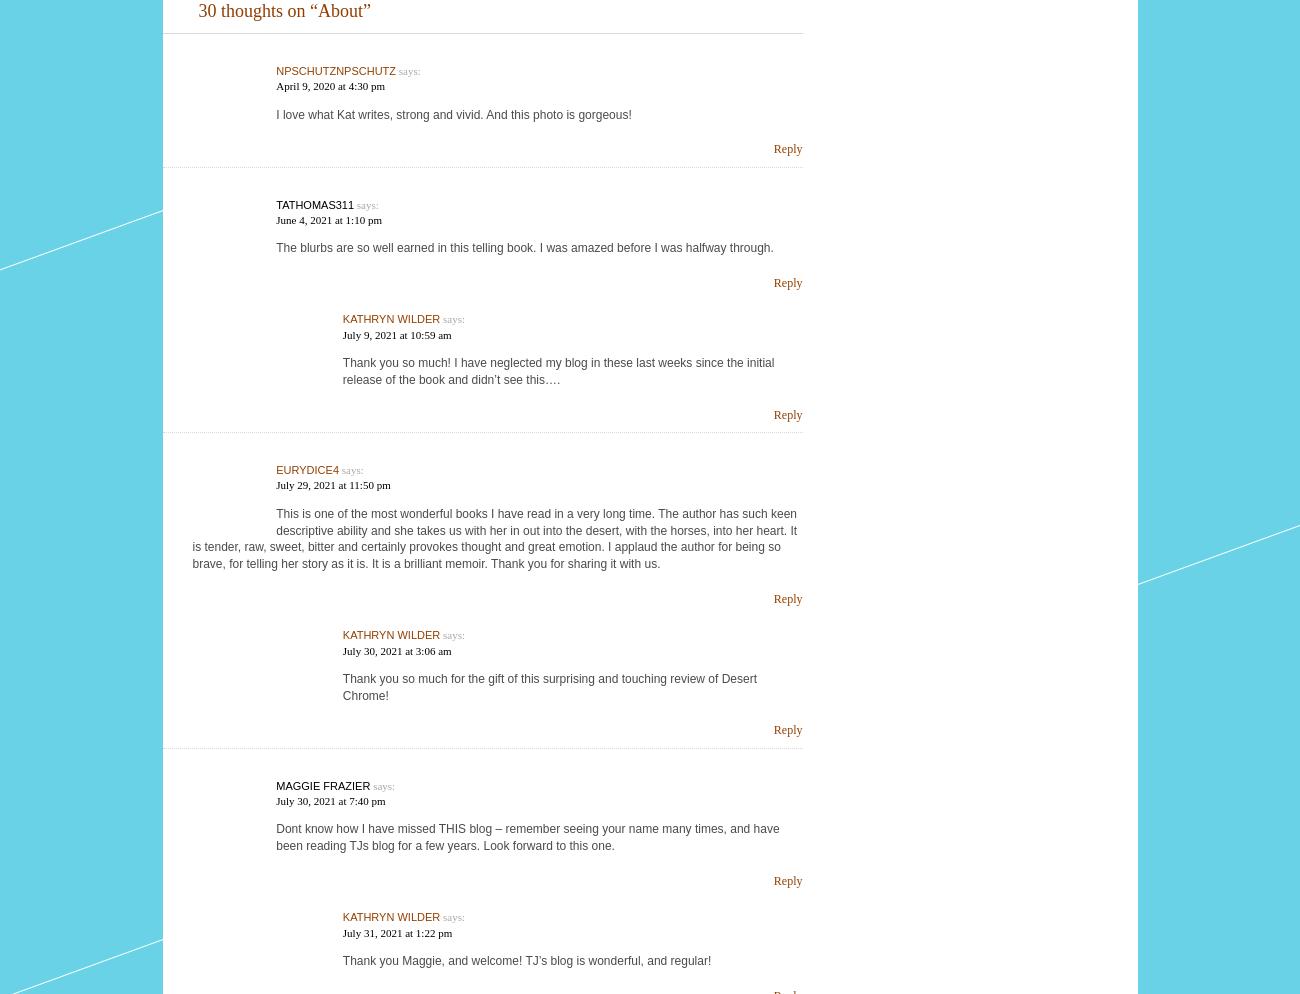 This screenshot has height=994, width=1300. I want to click on 'July 30, 2021 at 3:06 am', so click(396, 649).